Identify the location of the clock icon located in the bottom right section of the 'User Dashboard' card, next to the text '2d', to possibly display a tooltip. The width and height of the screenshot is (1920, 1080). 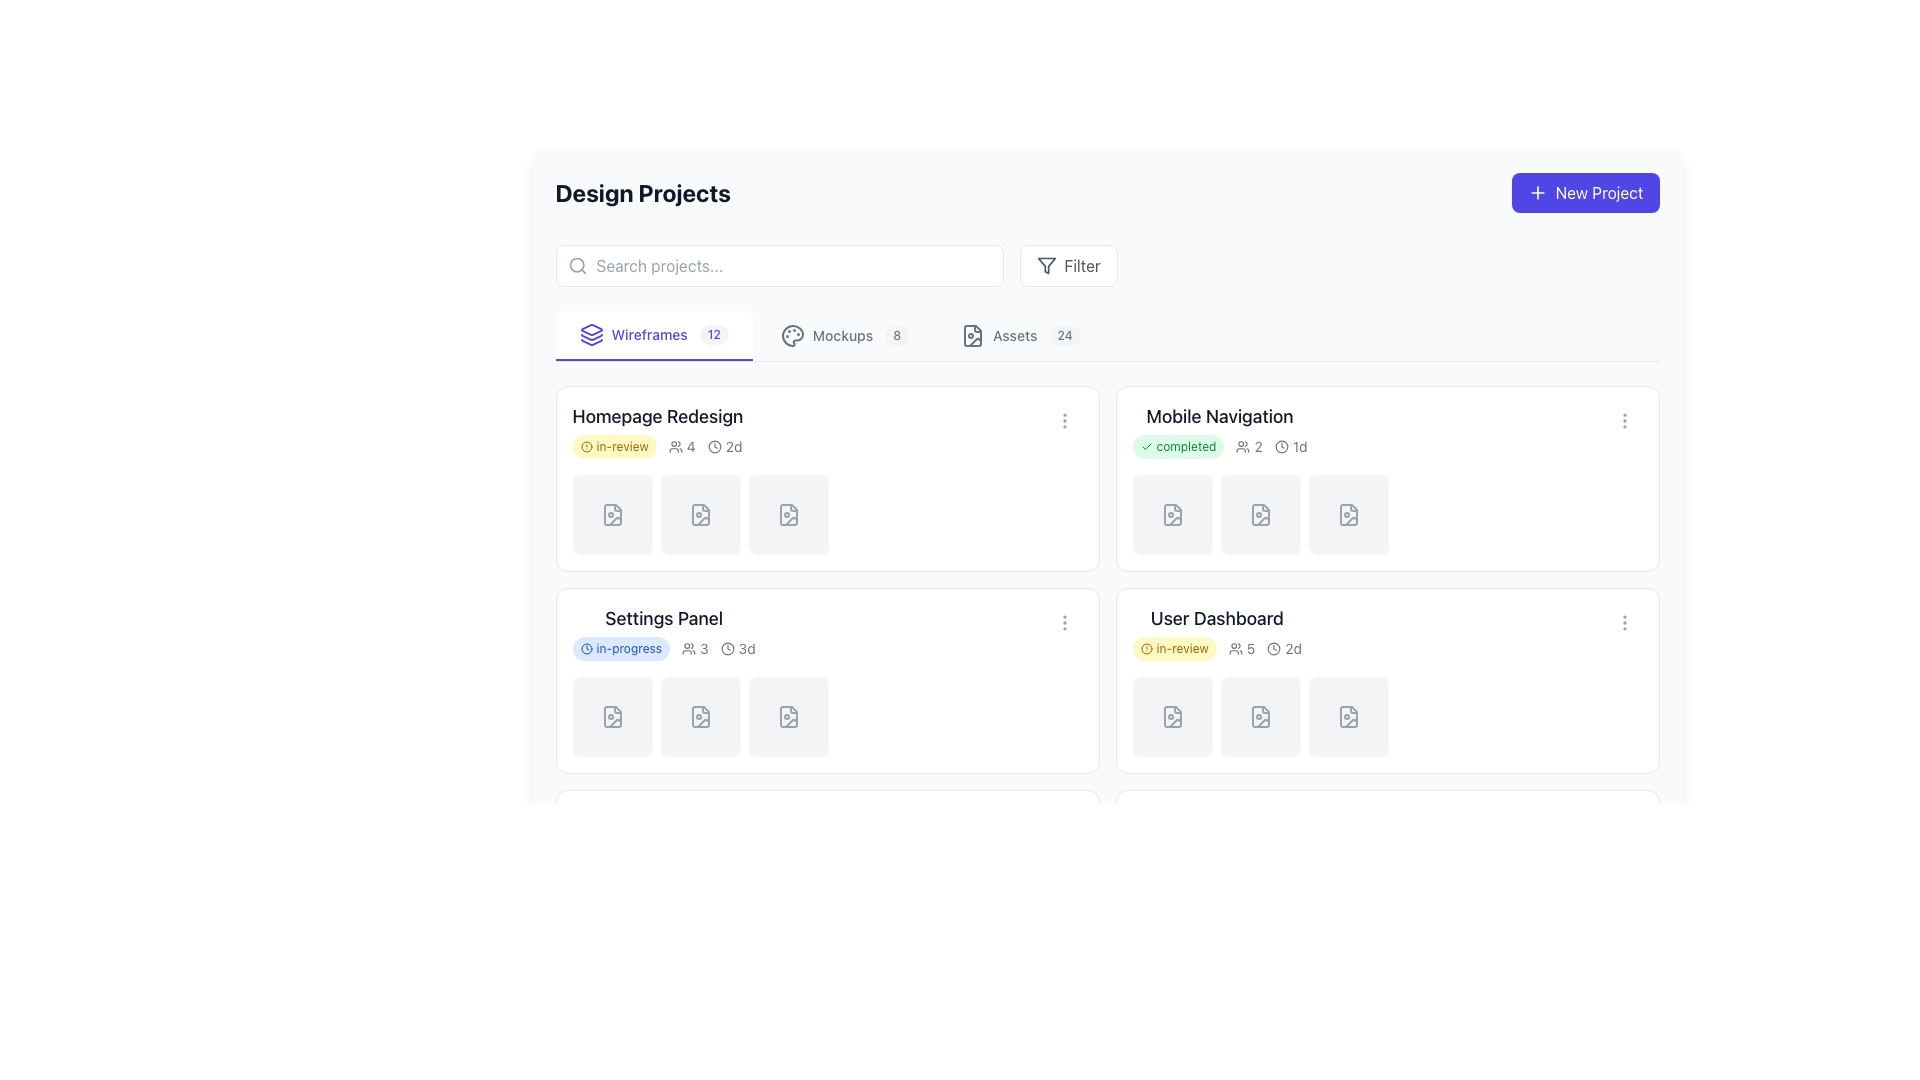
(1273, 648).